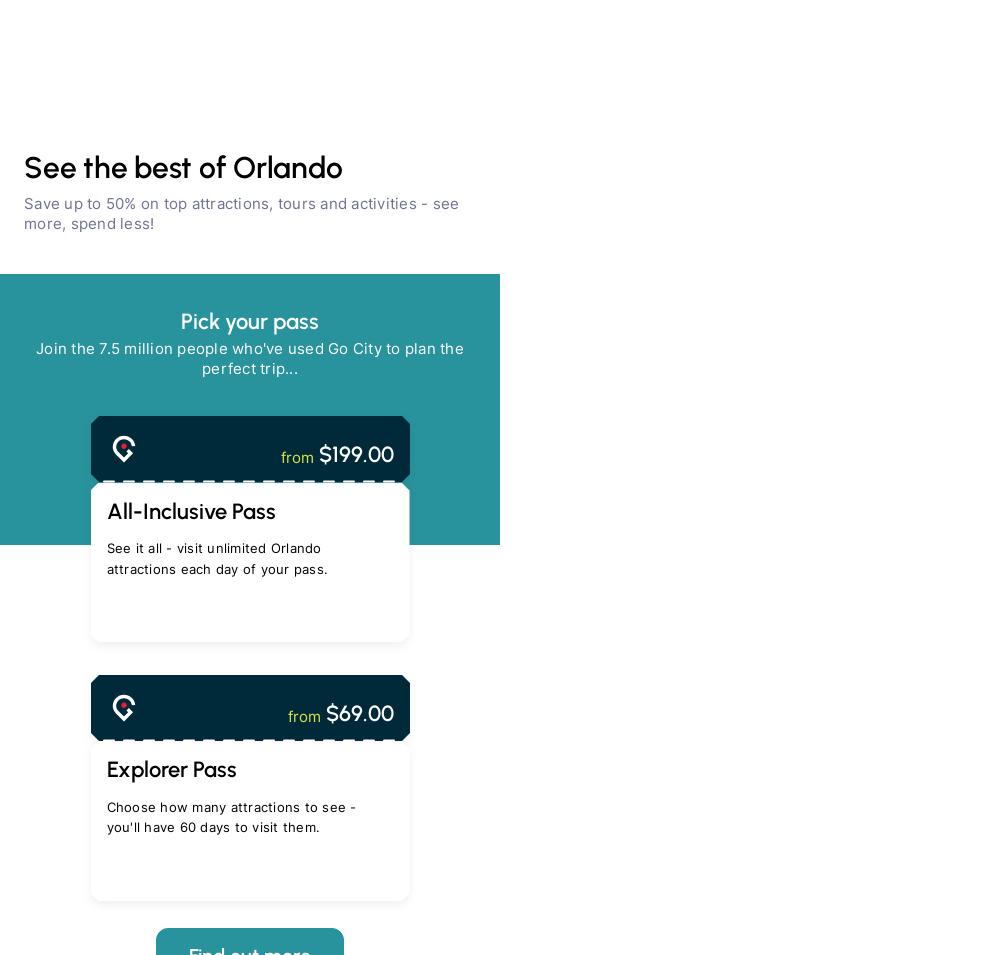 The height and width of the screenshot is (955, 1000). What do you see at coordinates (168, 785) in the screenshot?
I see `'Always easy'` at bounding box center [168, 785].